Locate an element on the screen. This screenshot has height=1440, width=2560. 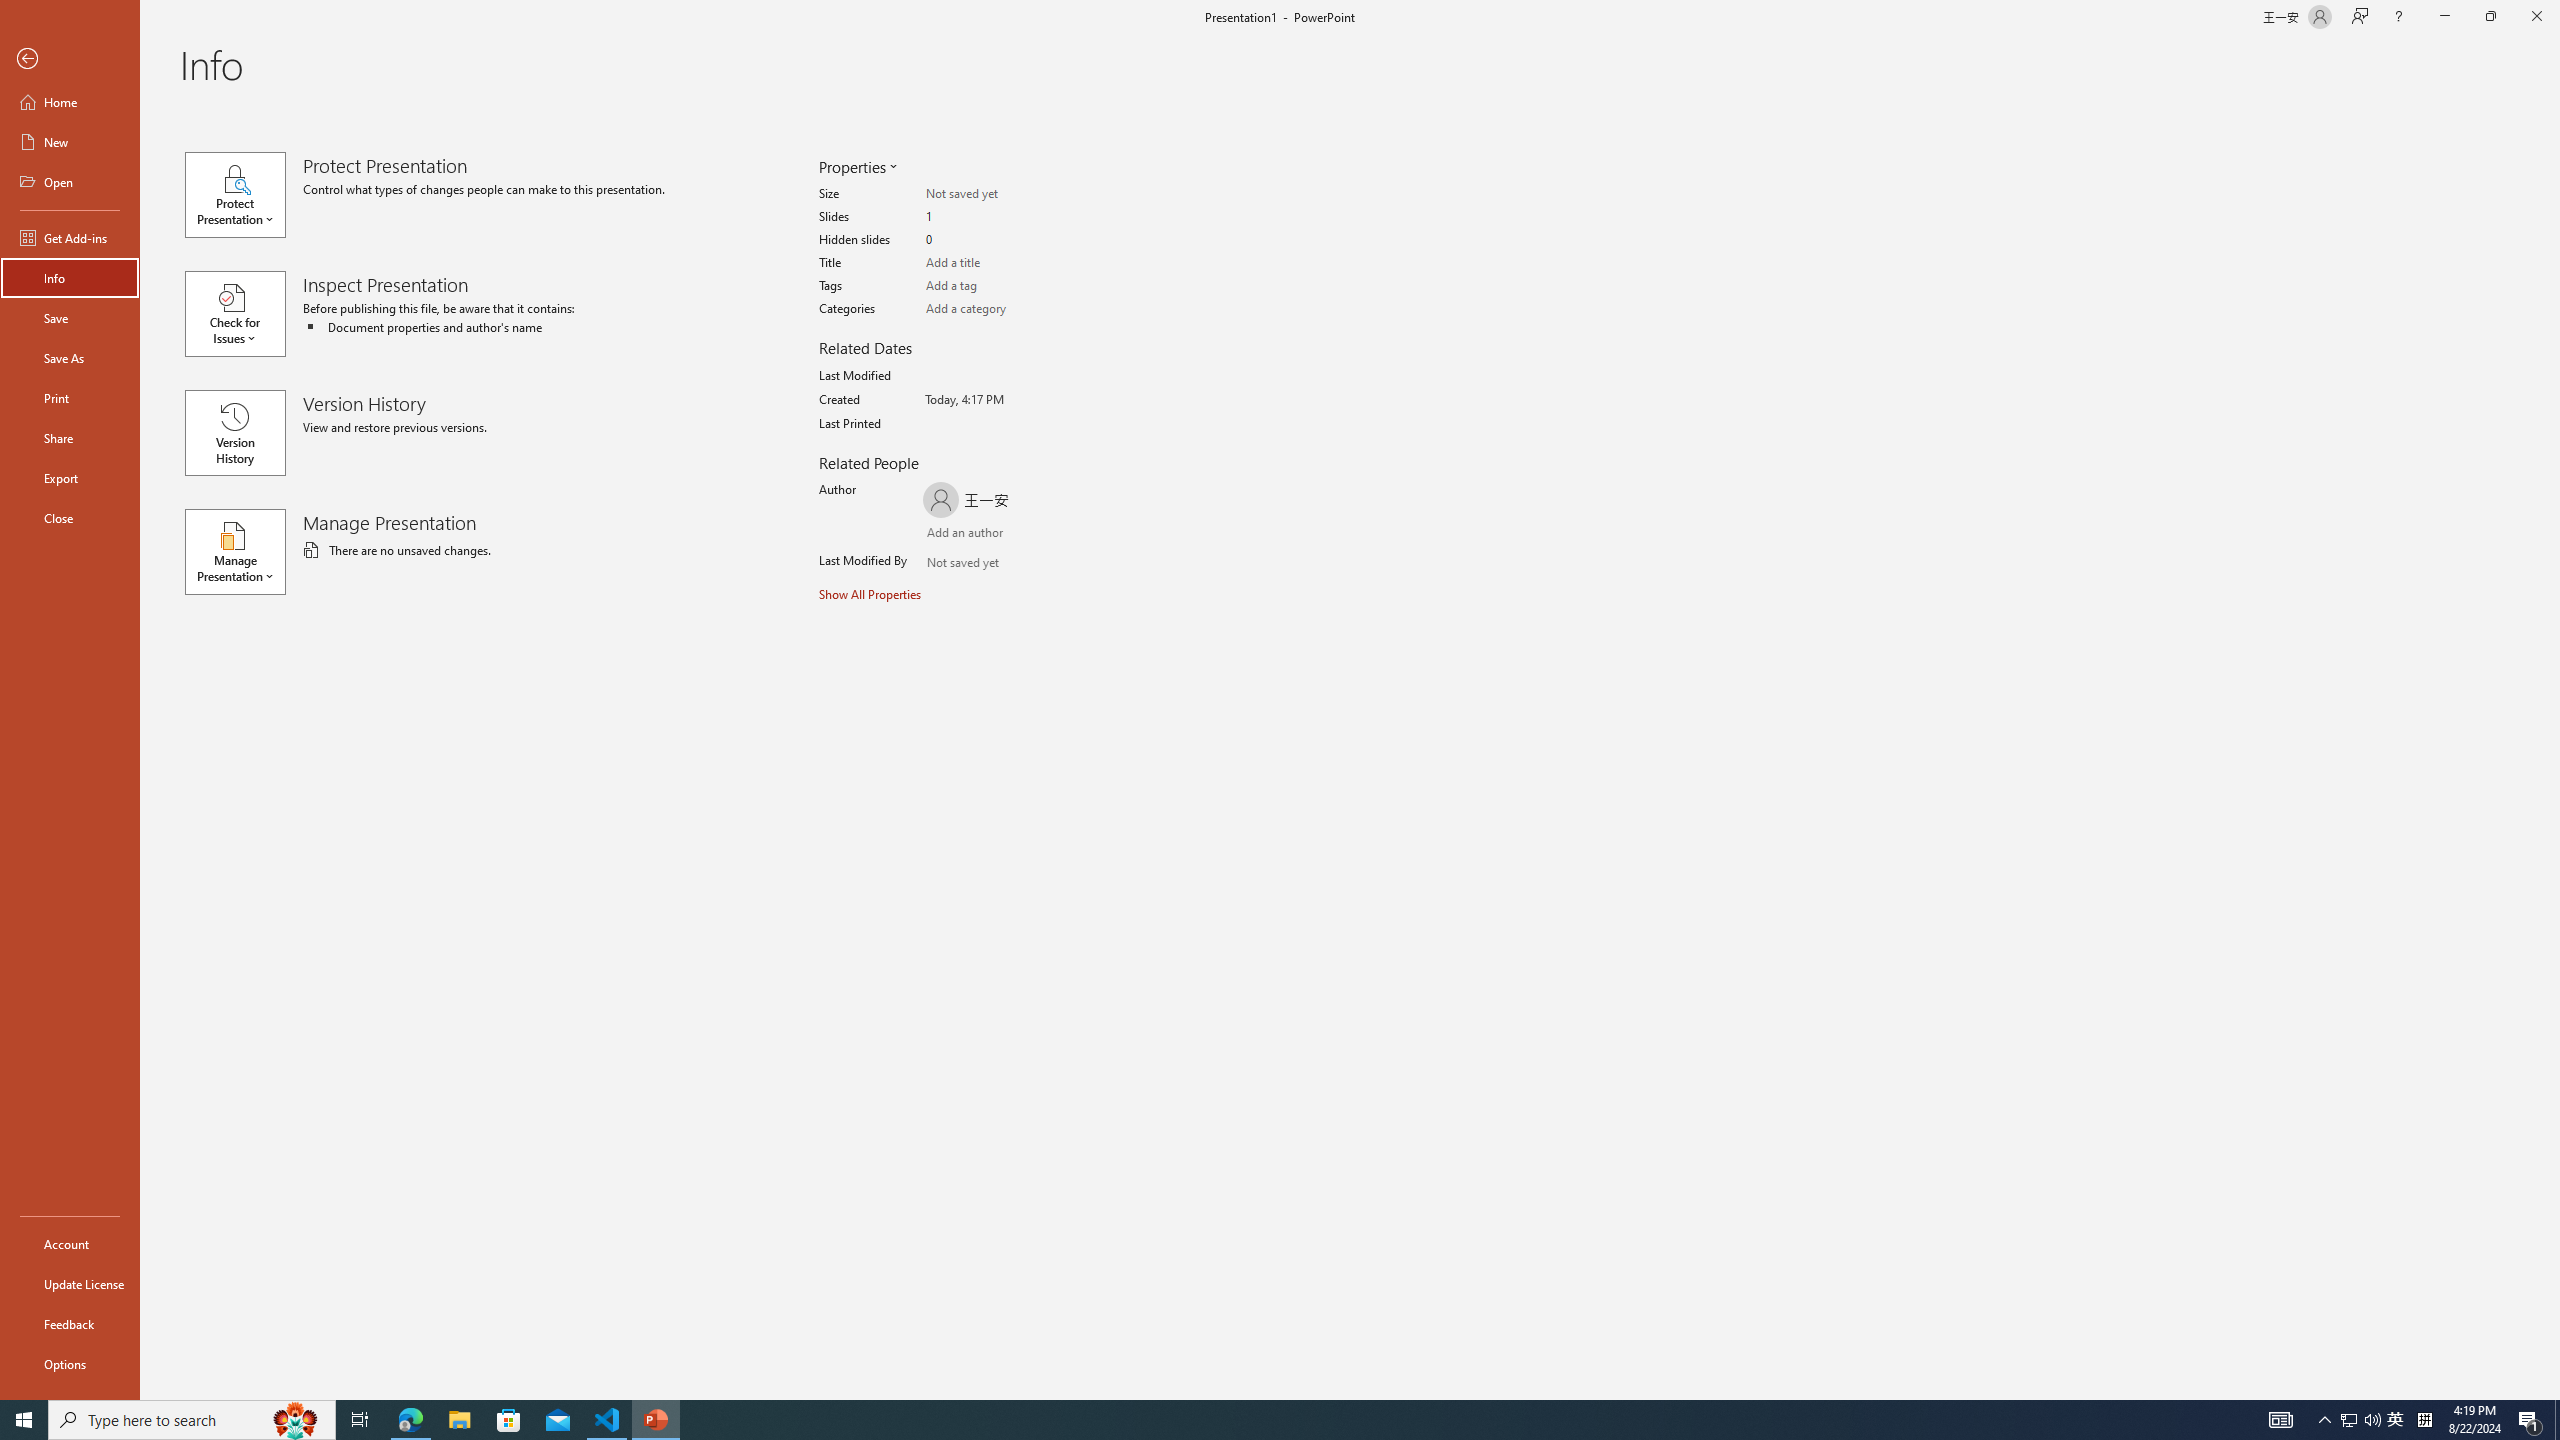
'Print' is located at coordinates (69, 397).